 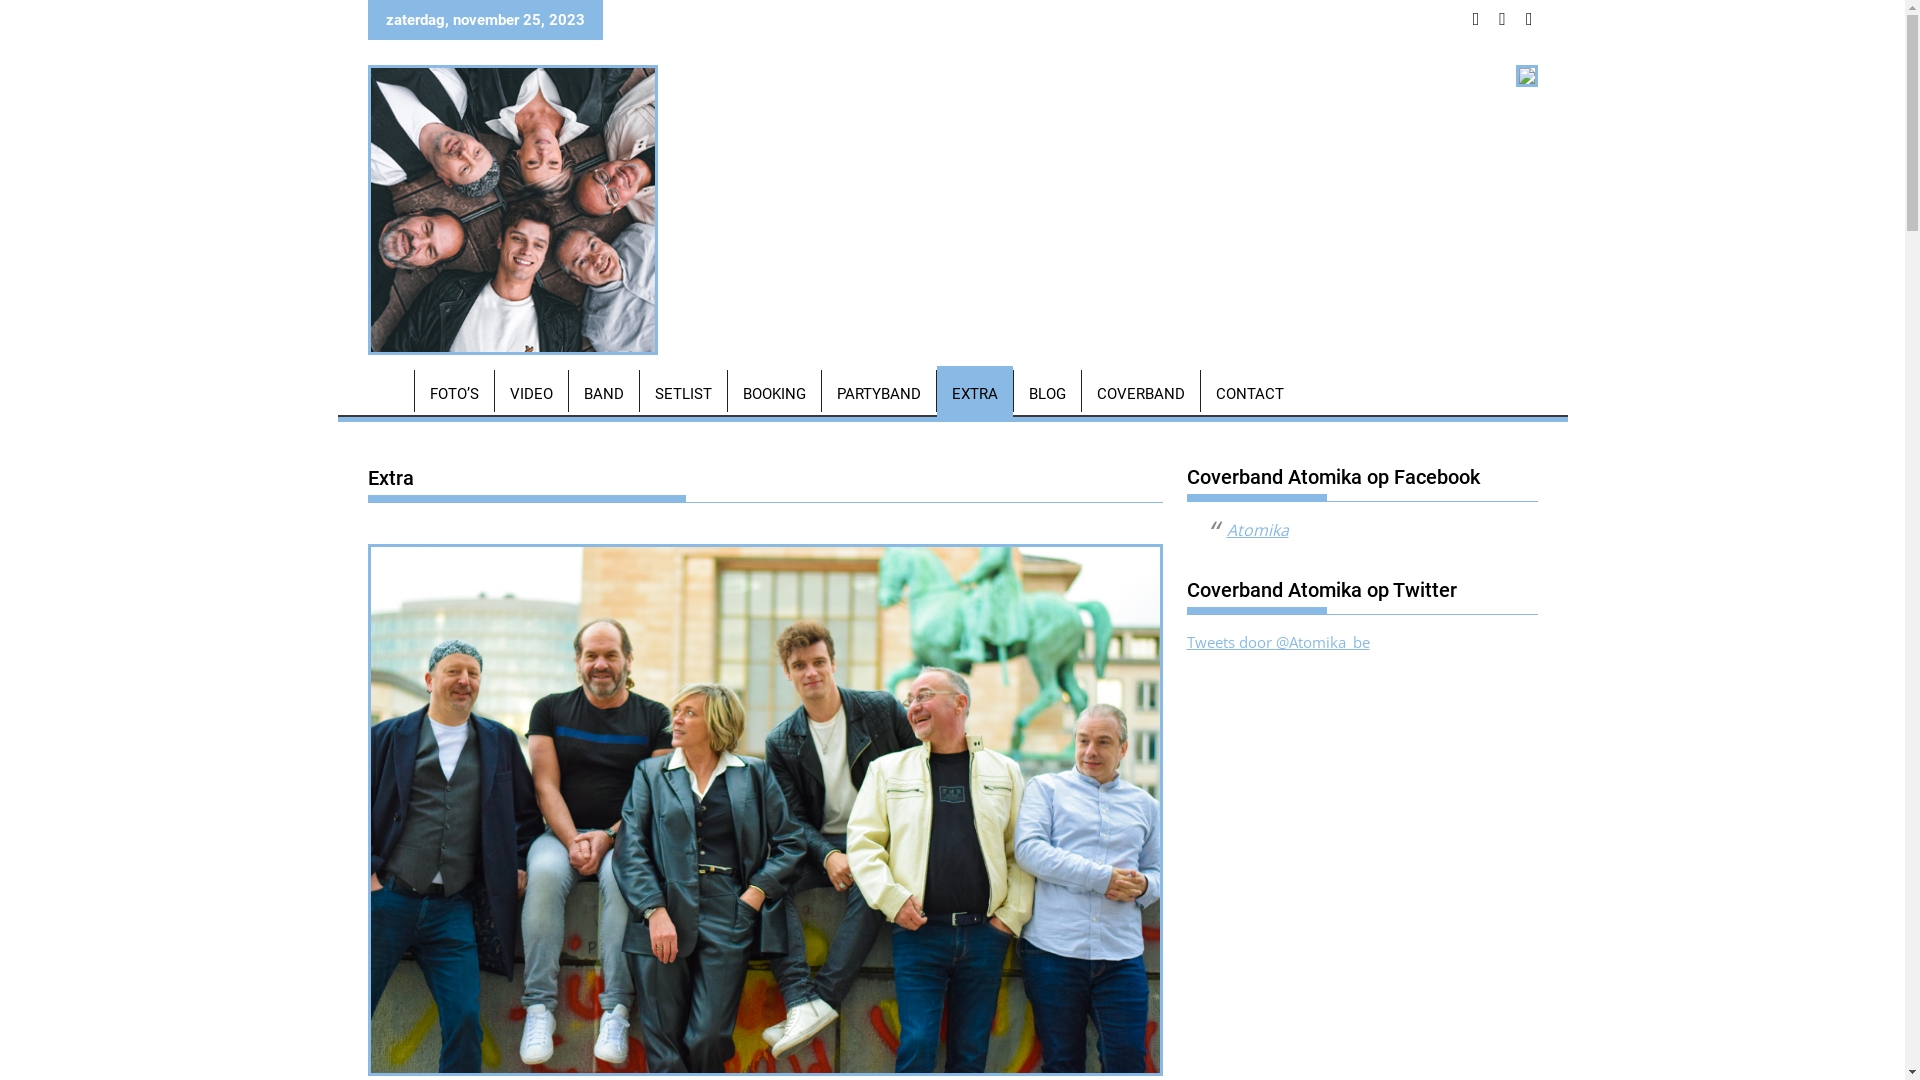 I want to click on 'Atomika', so click(x=1256, y=528).